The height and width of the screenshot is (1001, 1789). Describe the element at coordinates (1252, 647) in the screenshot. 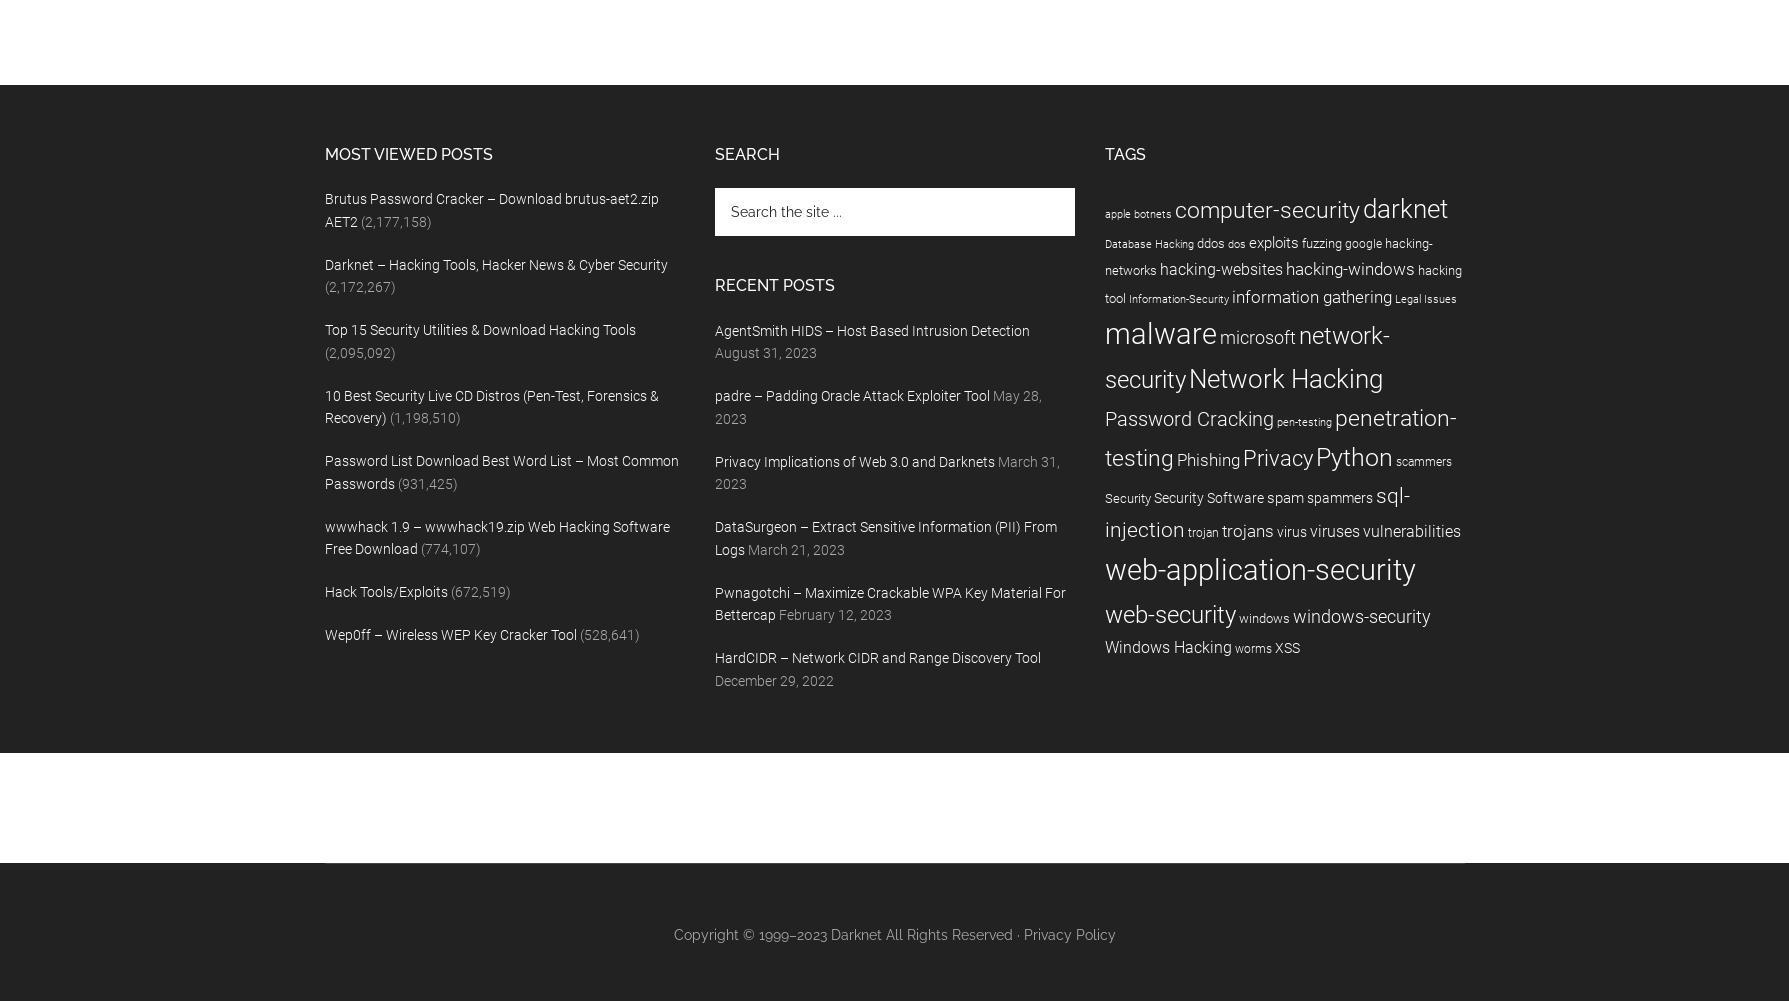

I see `'worms'` at that location.